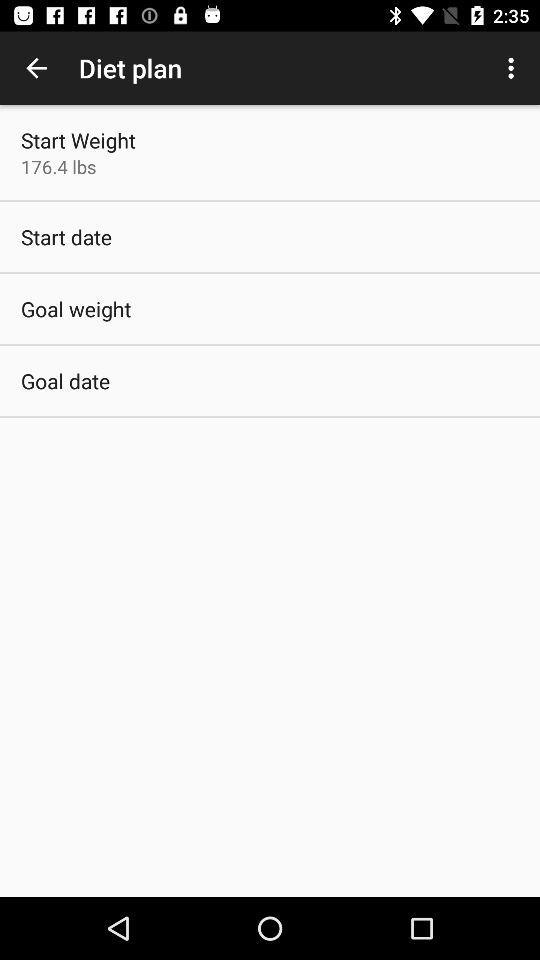  Describe the element at coordinates (75, 309) in the screenshot. I see `item below the start date app` at that location.